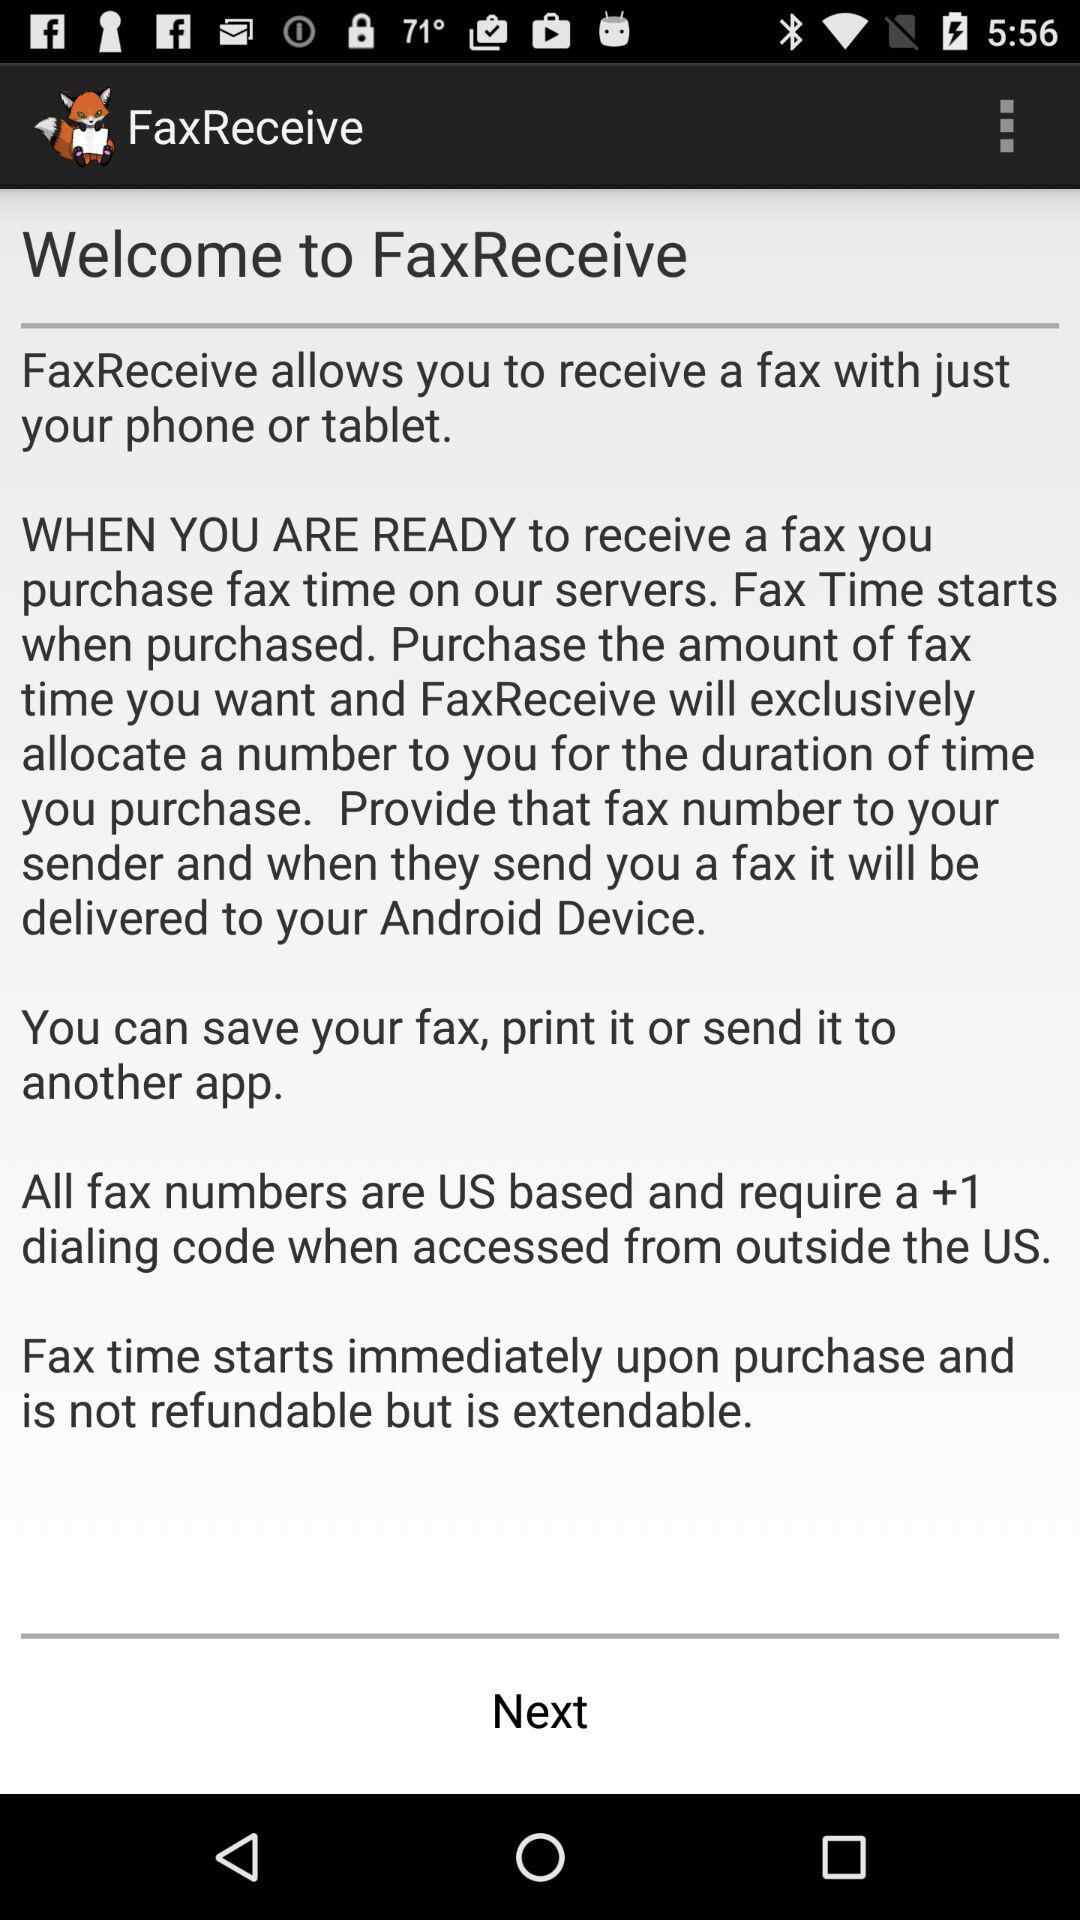 The height and width of the screenshot is (1920, 1080). What do you see at coordinates (1006, 124) in the screenshot?
I see `app to the right of faxreceive icon` at bounding box center [1006, 124].